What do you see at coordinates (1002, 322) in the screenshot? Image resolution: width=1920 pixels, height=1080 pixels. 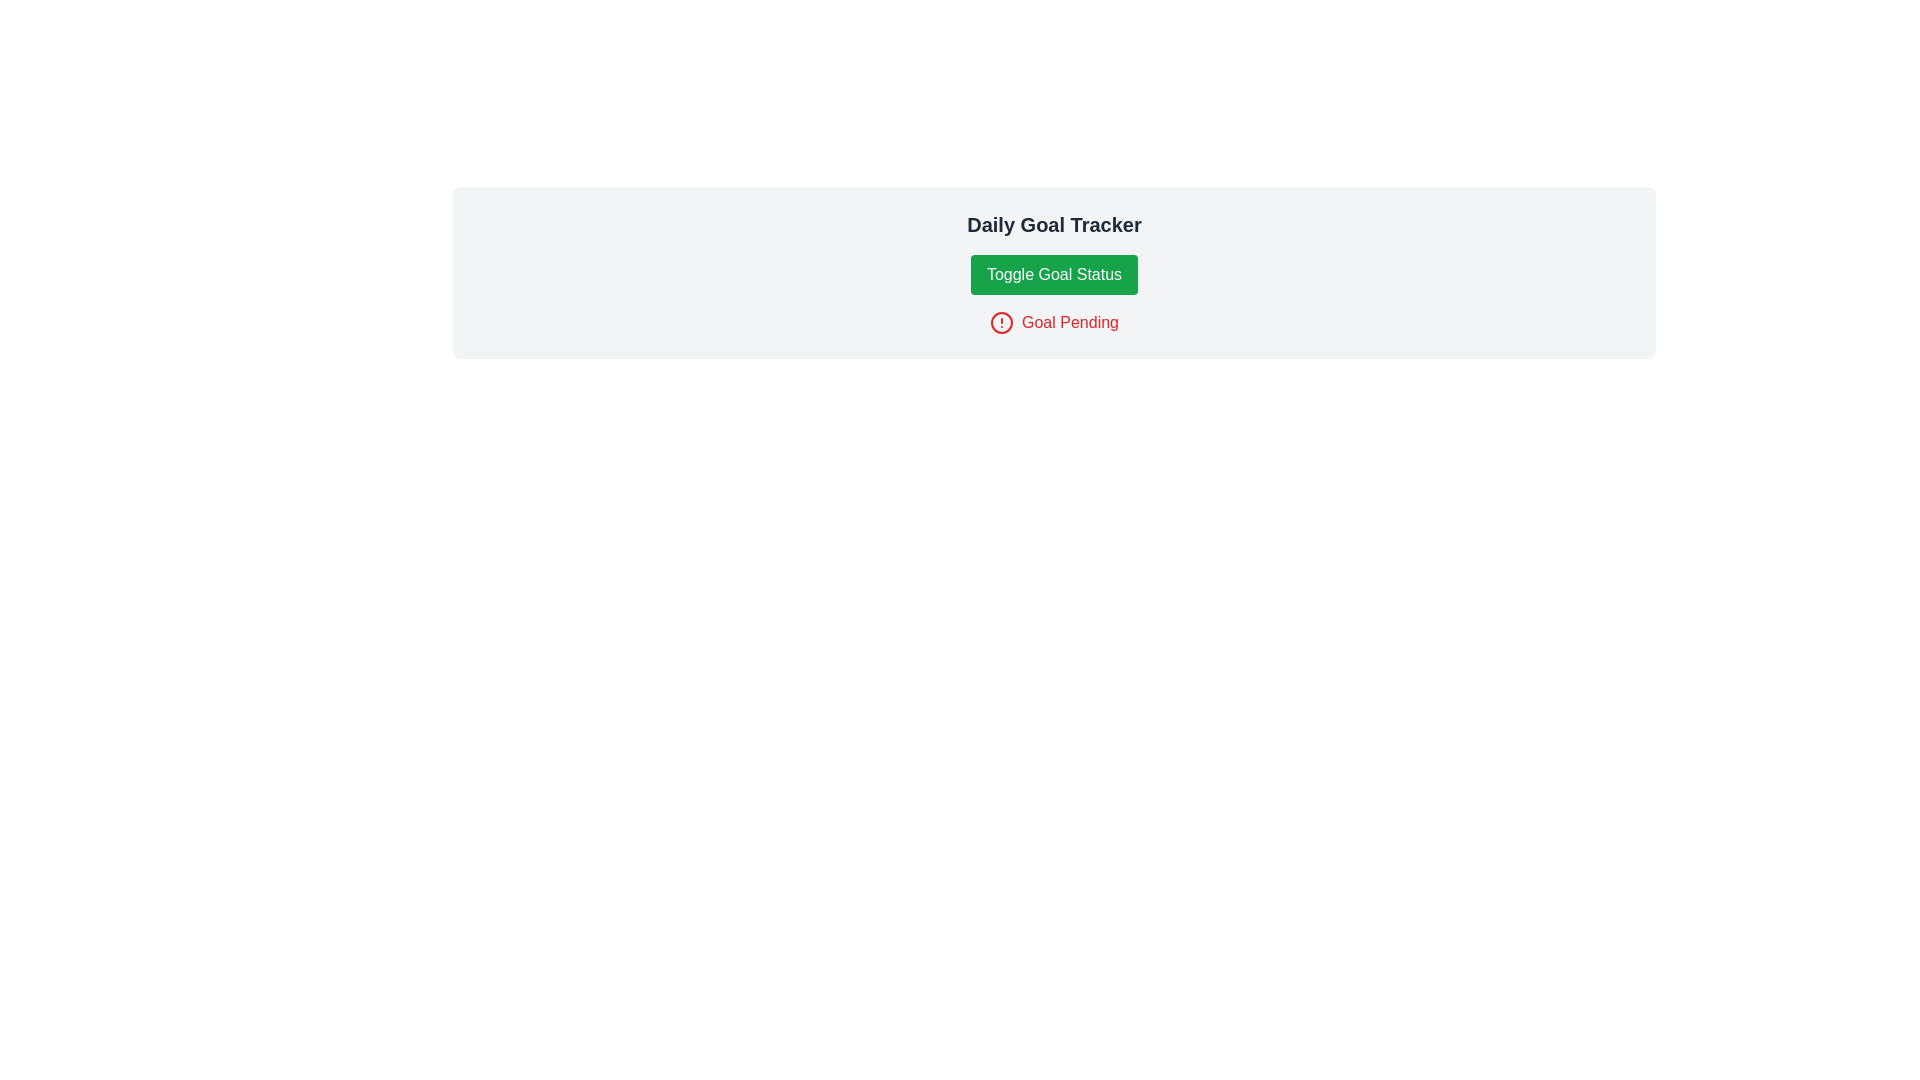 I see `the red circular shape within the alert icon` at bounding box center [1002, 322].